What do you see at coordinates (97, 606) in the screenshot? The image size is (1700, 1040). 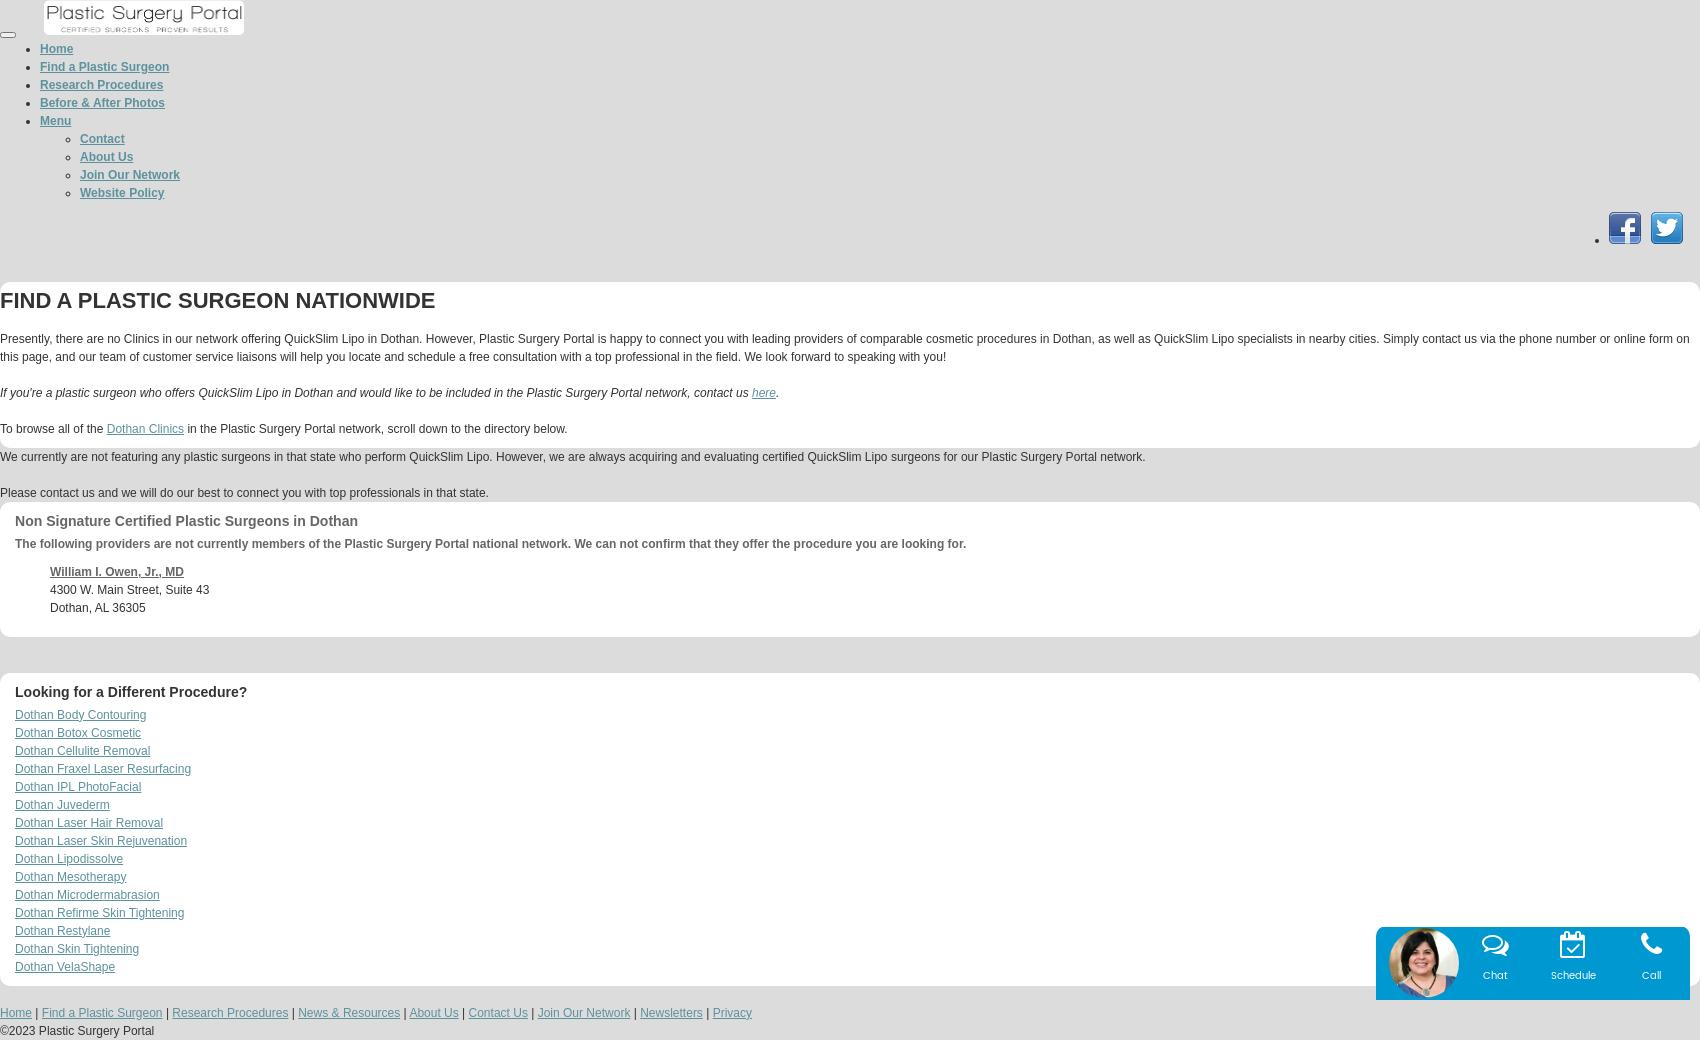 I see `'Dothan, AL 36305'` at bounding box center [97, 606].